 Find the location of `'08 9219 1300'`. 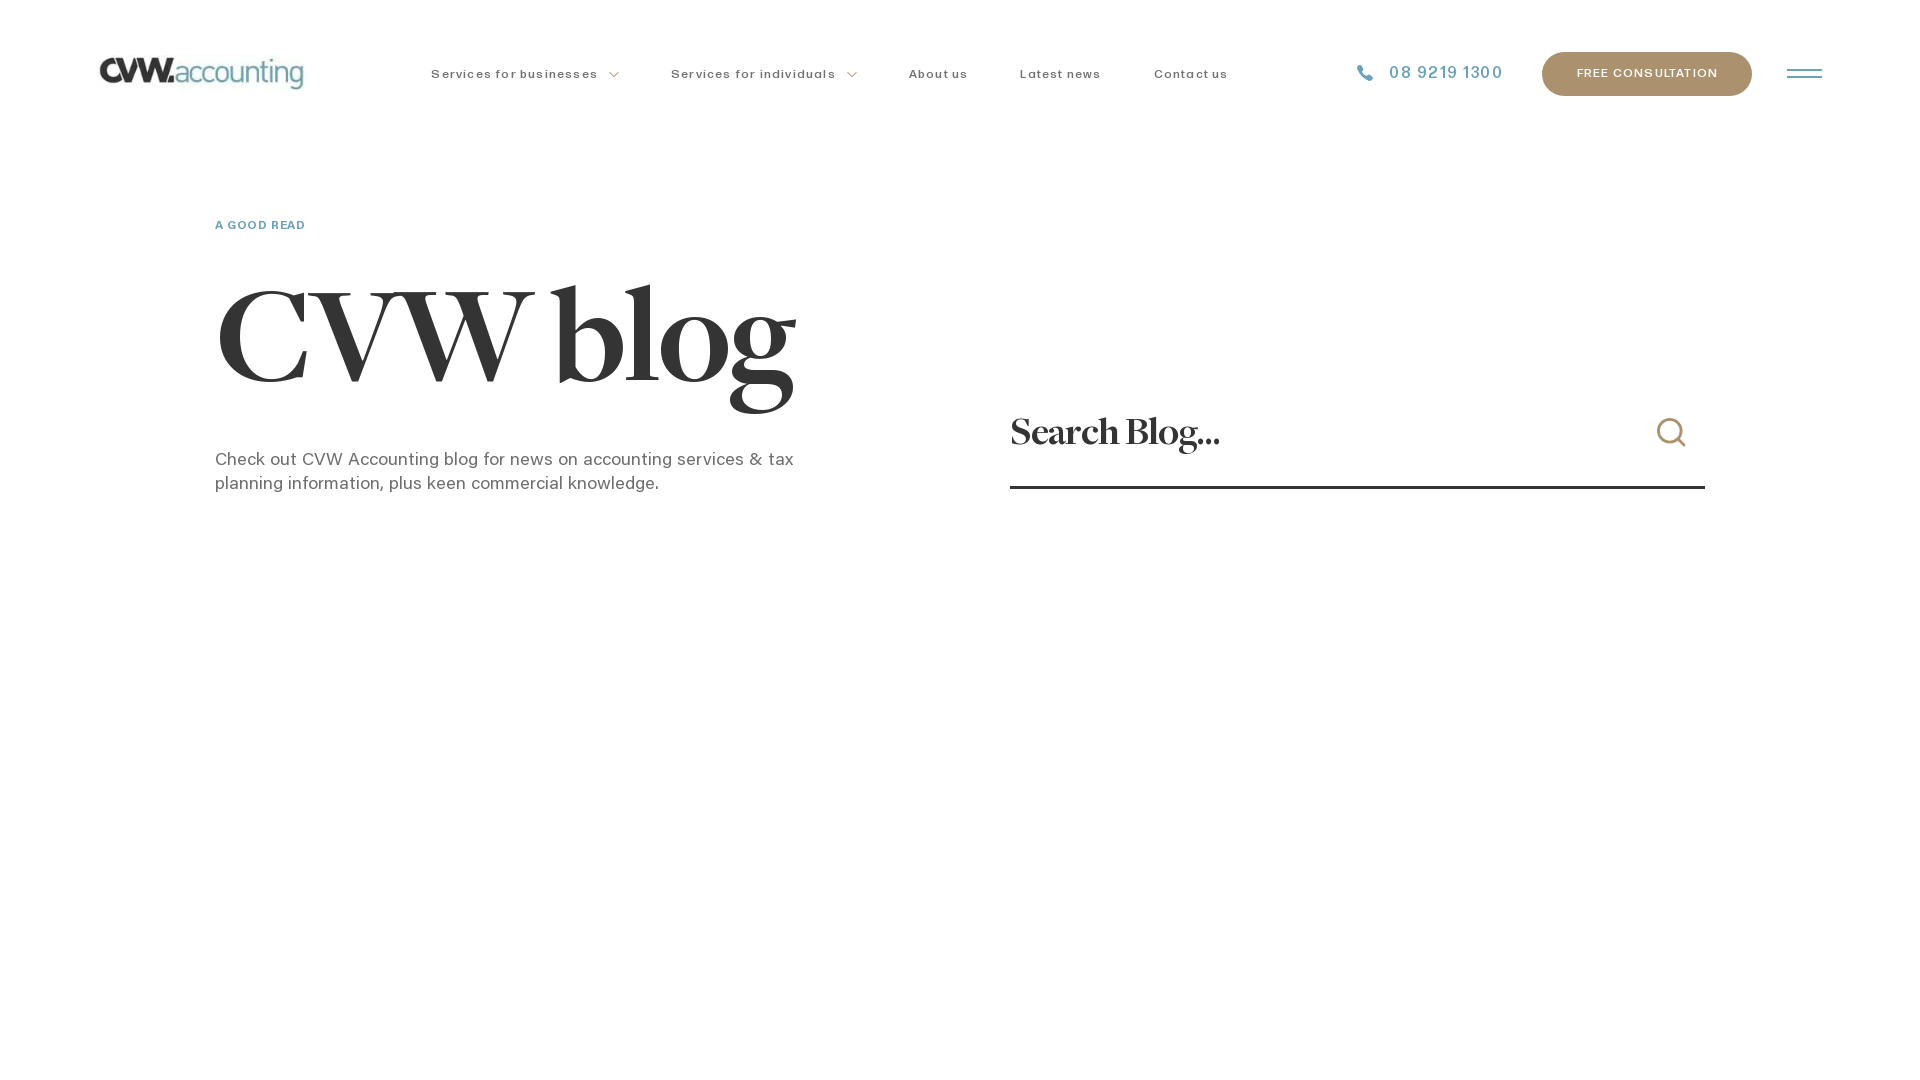

'08 9219 1300' is located at coordinates (1429, 72).